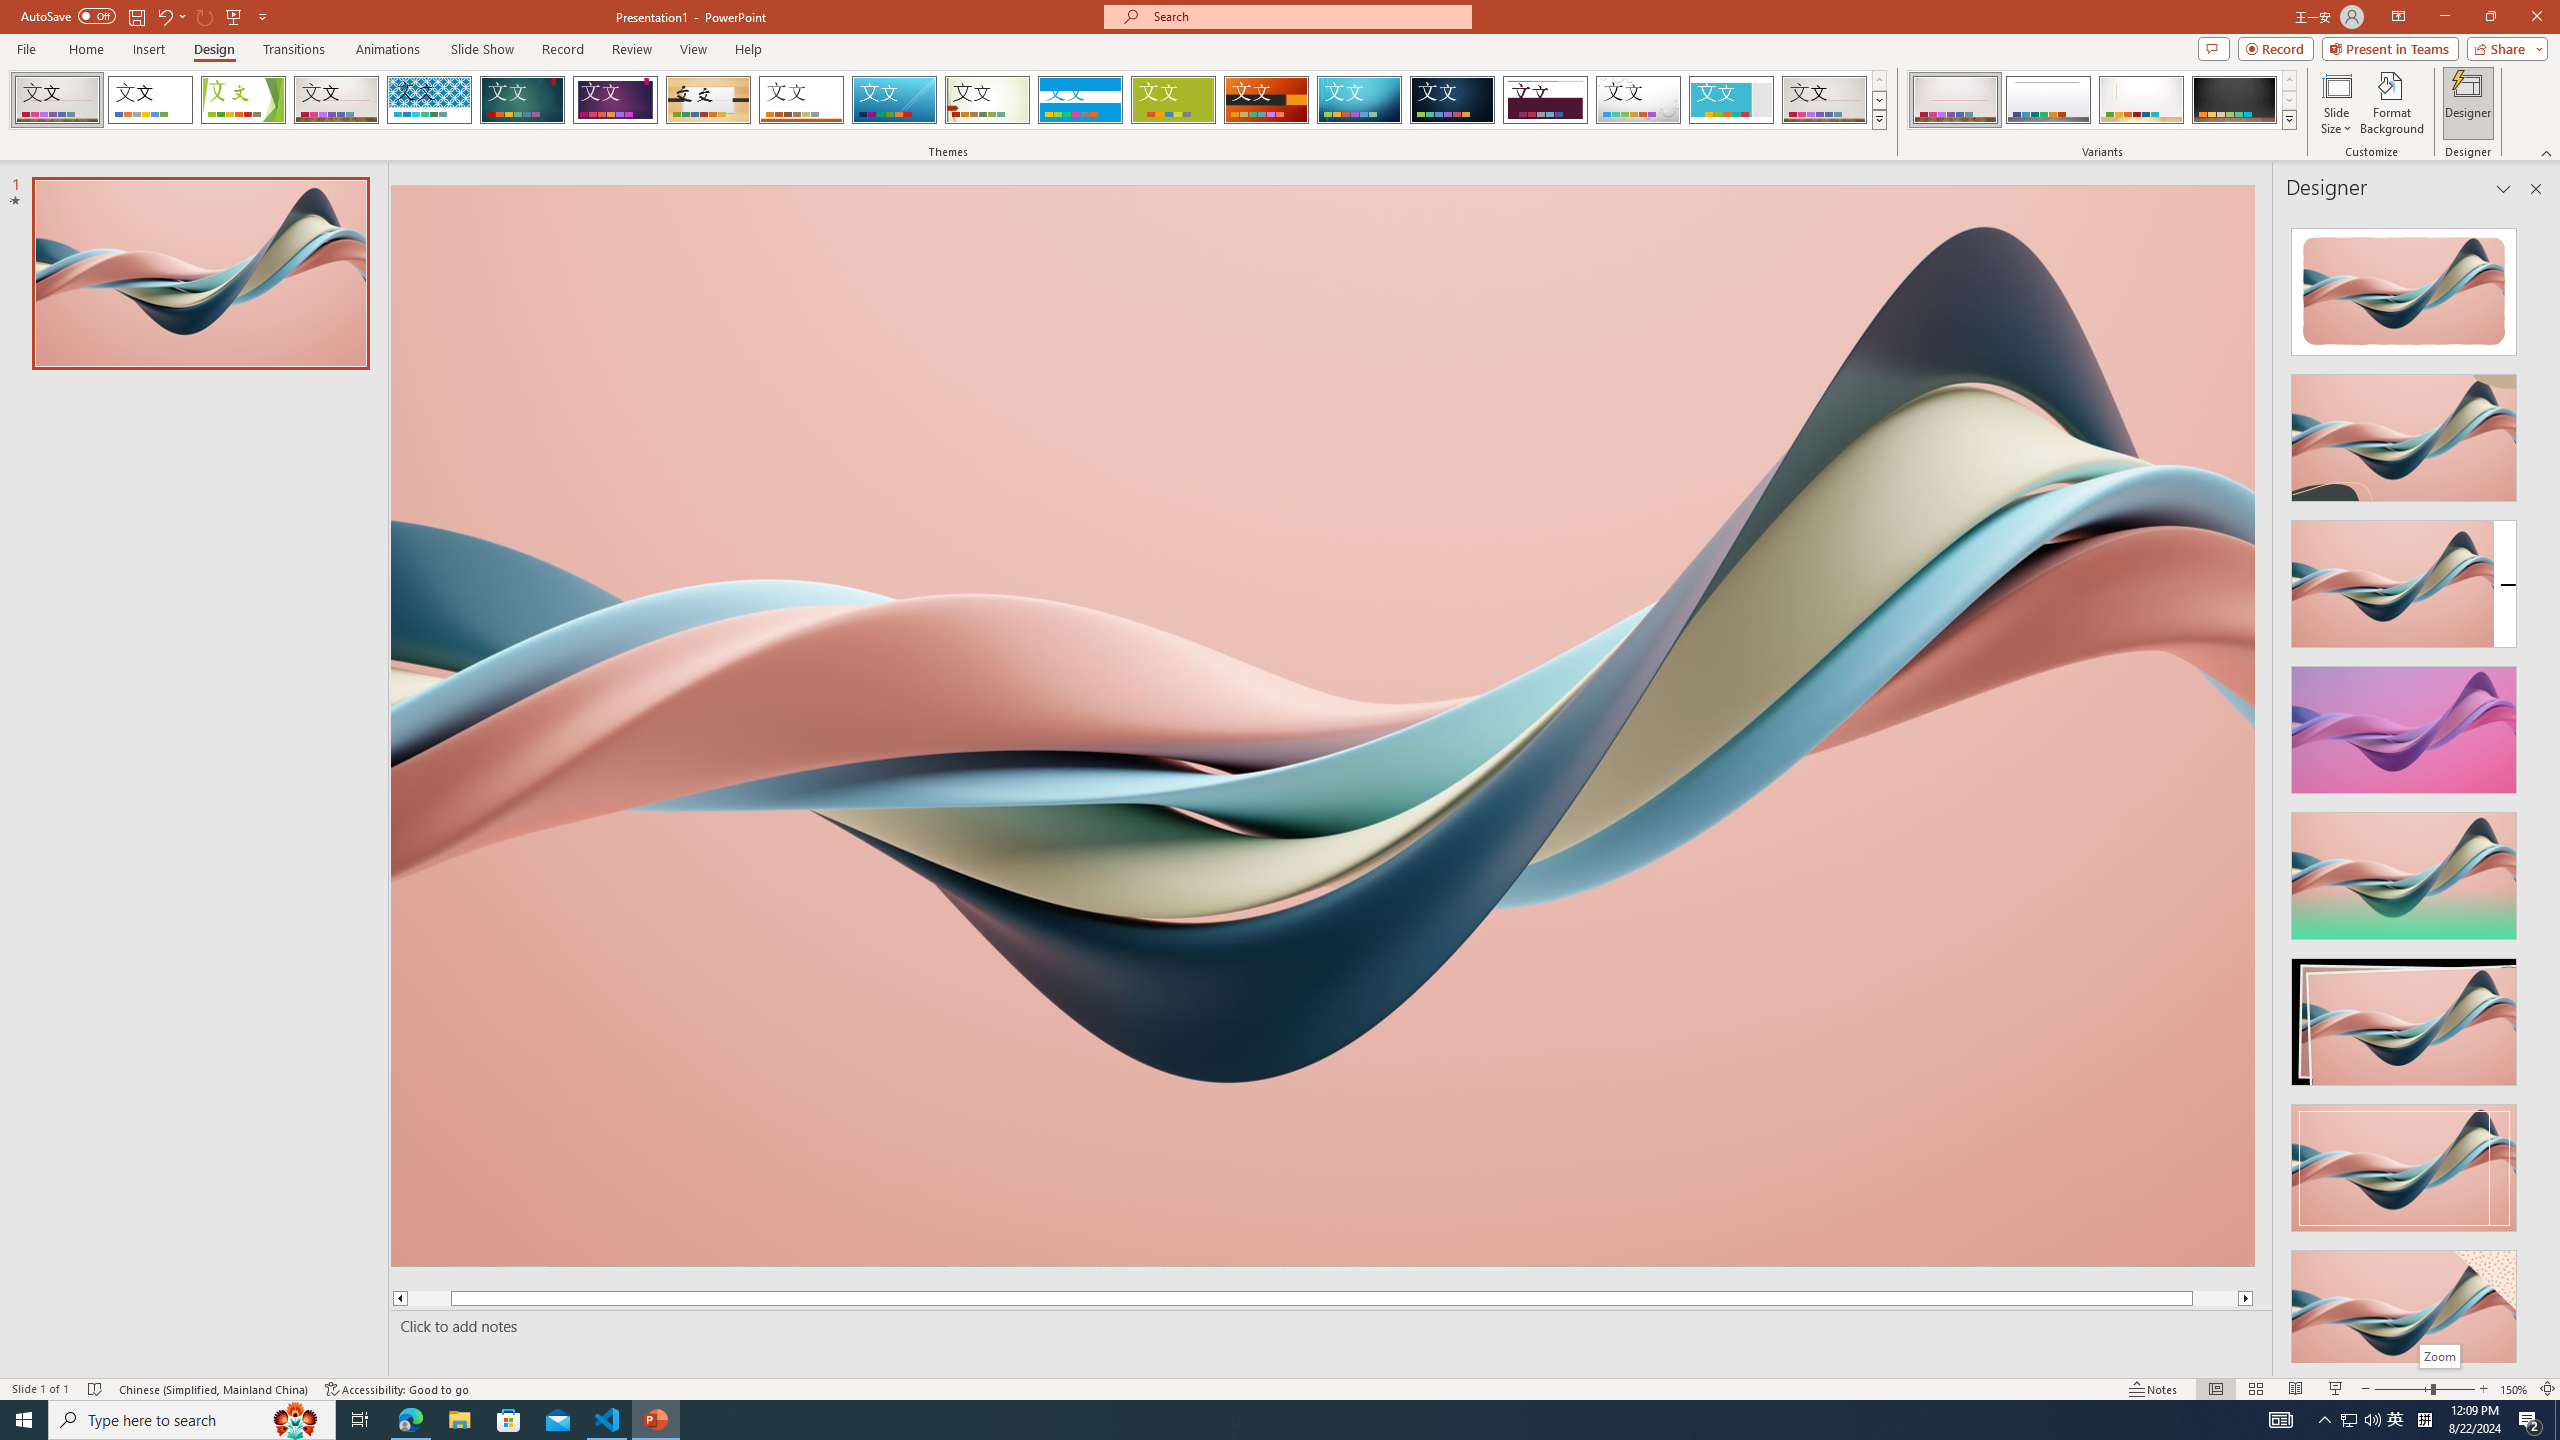  I want to click on 'Organic', so click(709, 99).